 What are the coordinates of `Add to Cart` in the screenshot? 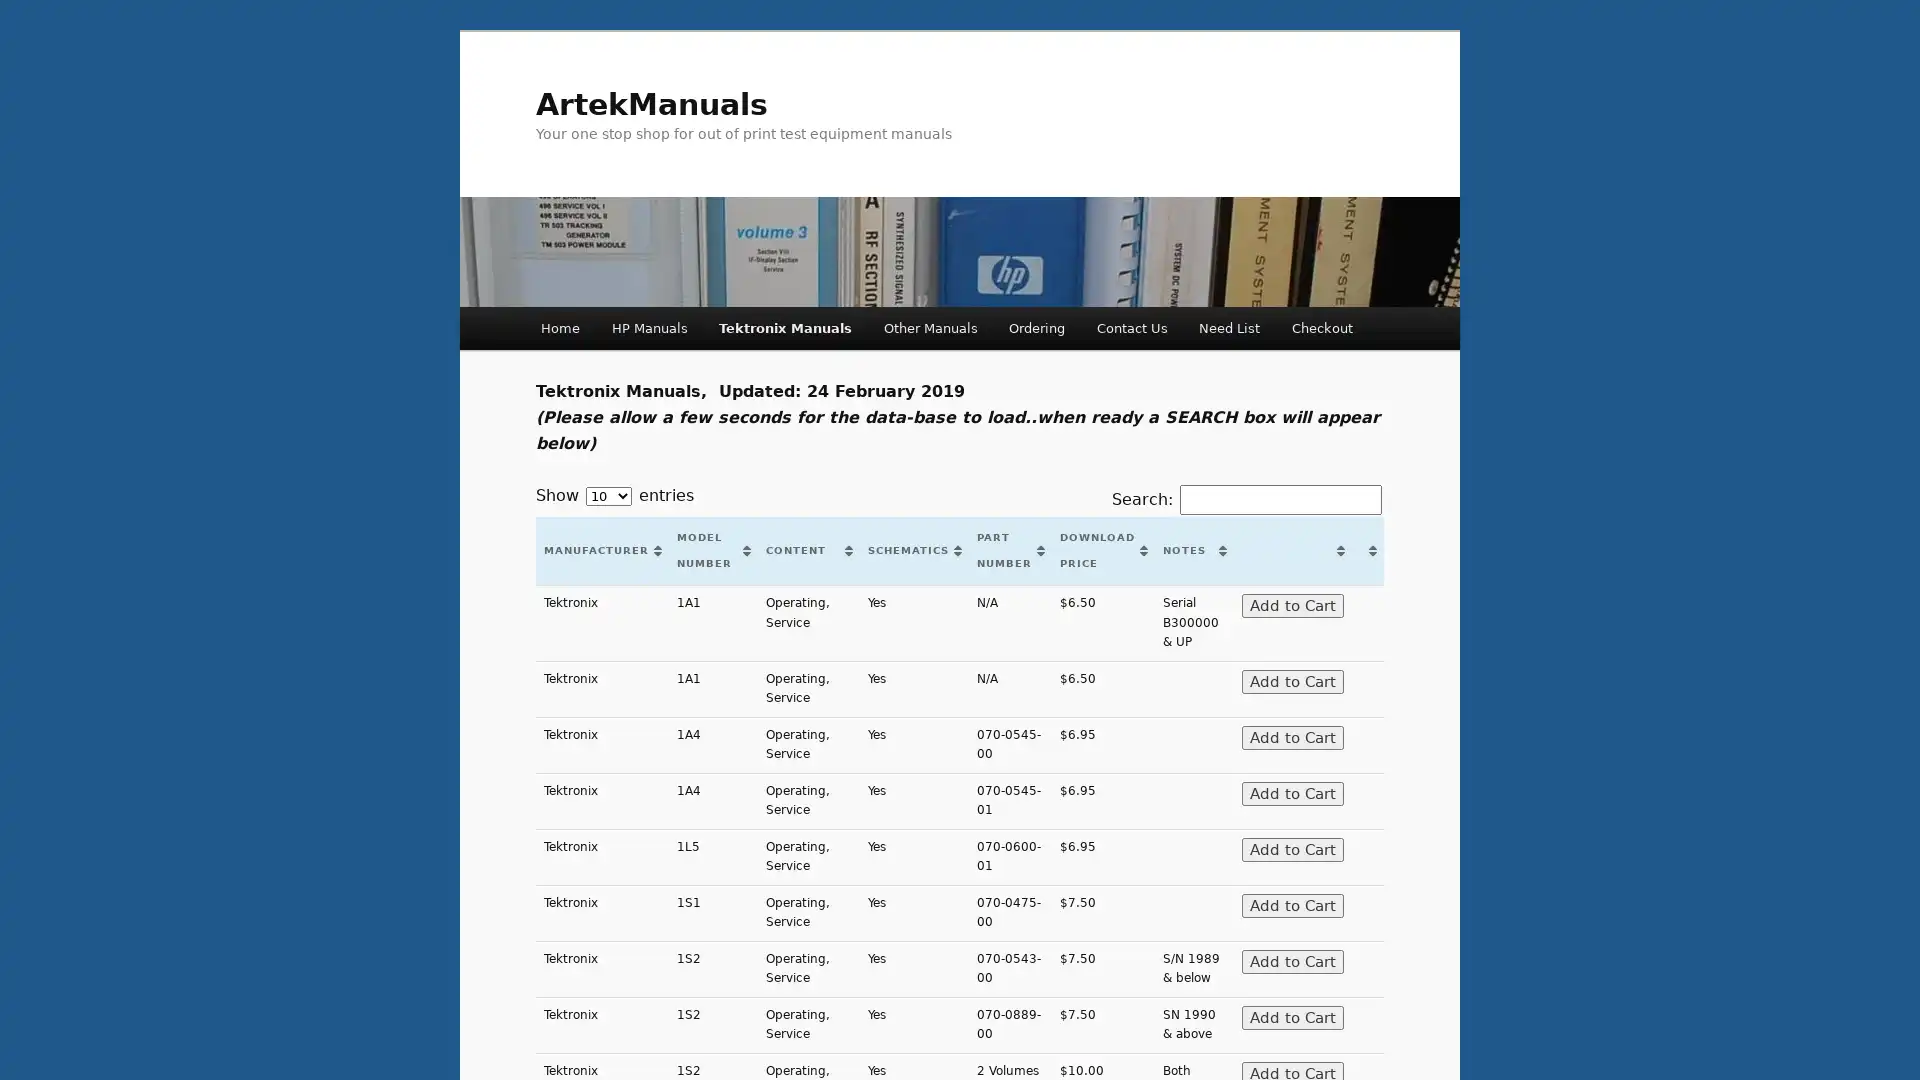 It's located at (1291, 959).